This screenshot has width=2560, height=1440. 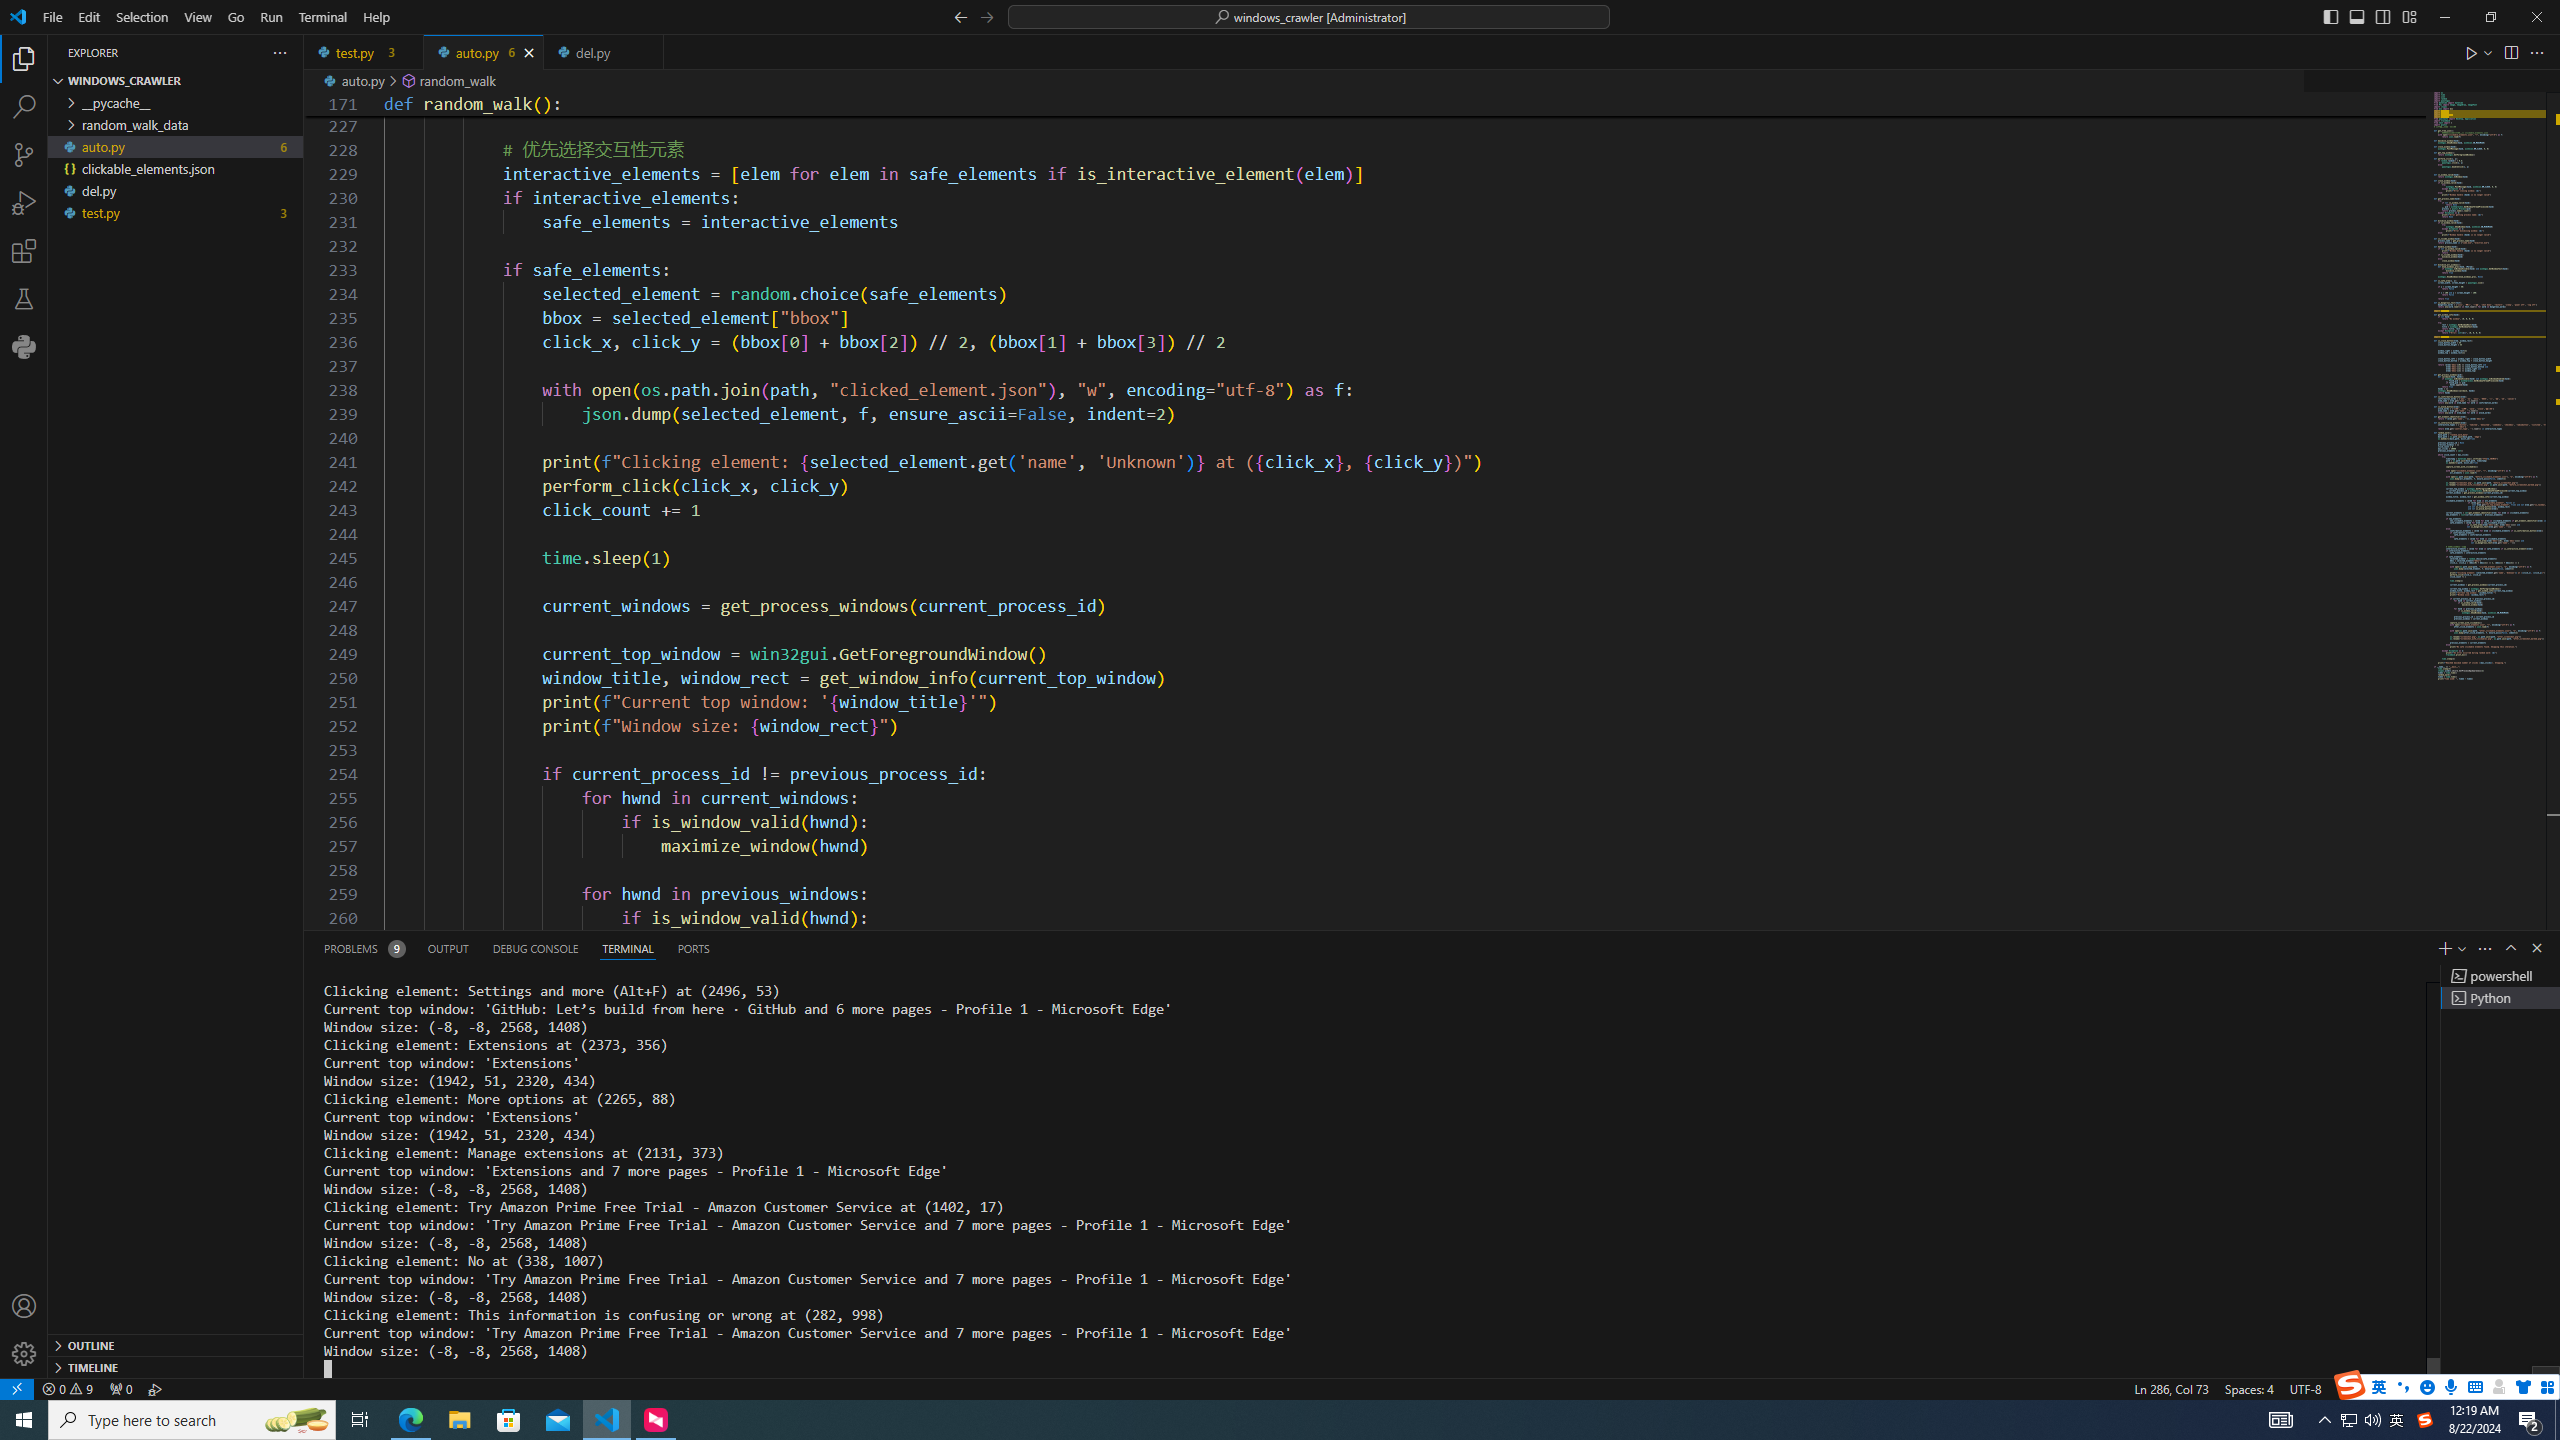 I want to click on 'Debug Console (Ctrl+Shift+Y)', so click(x=535, y=947).